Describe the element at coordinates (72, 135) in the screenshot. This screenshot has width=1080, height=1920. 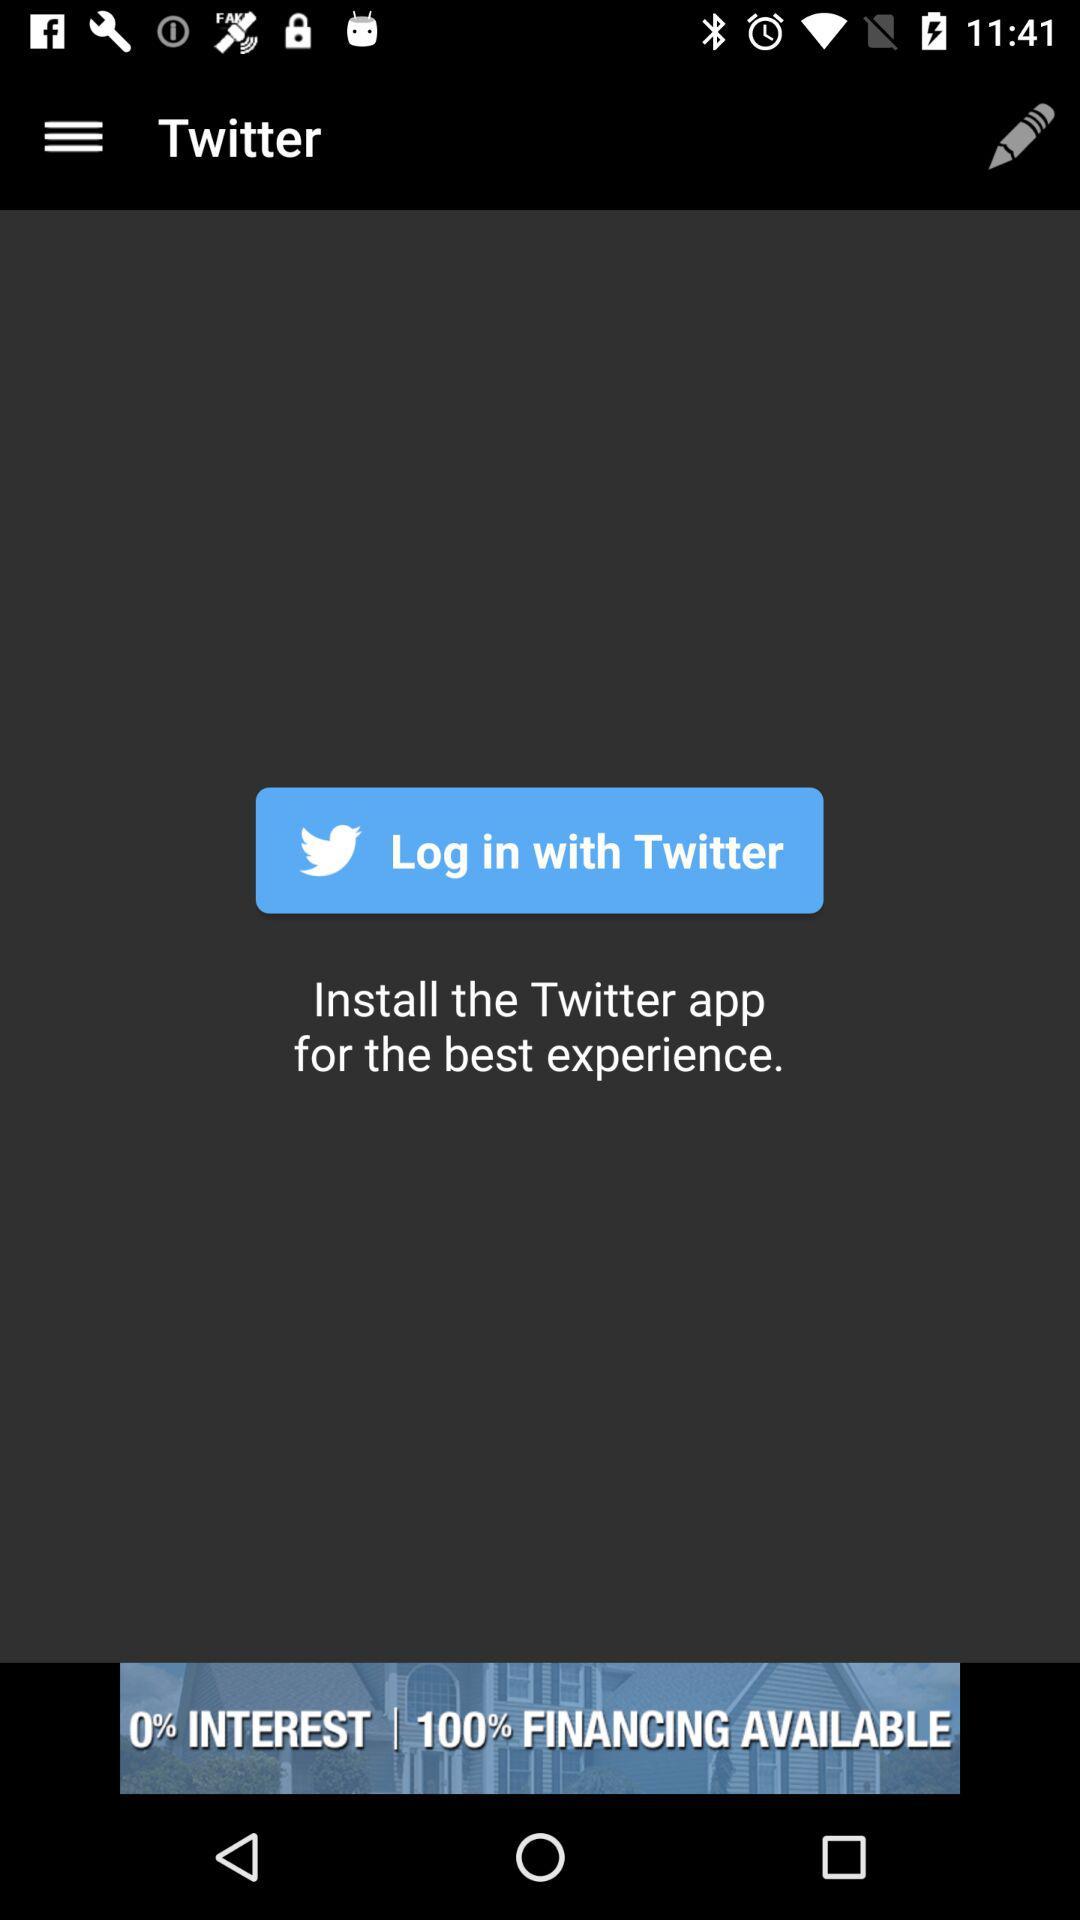
I see `open options` at that location.